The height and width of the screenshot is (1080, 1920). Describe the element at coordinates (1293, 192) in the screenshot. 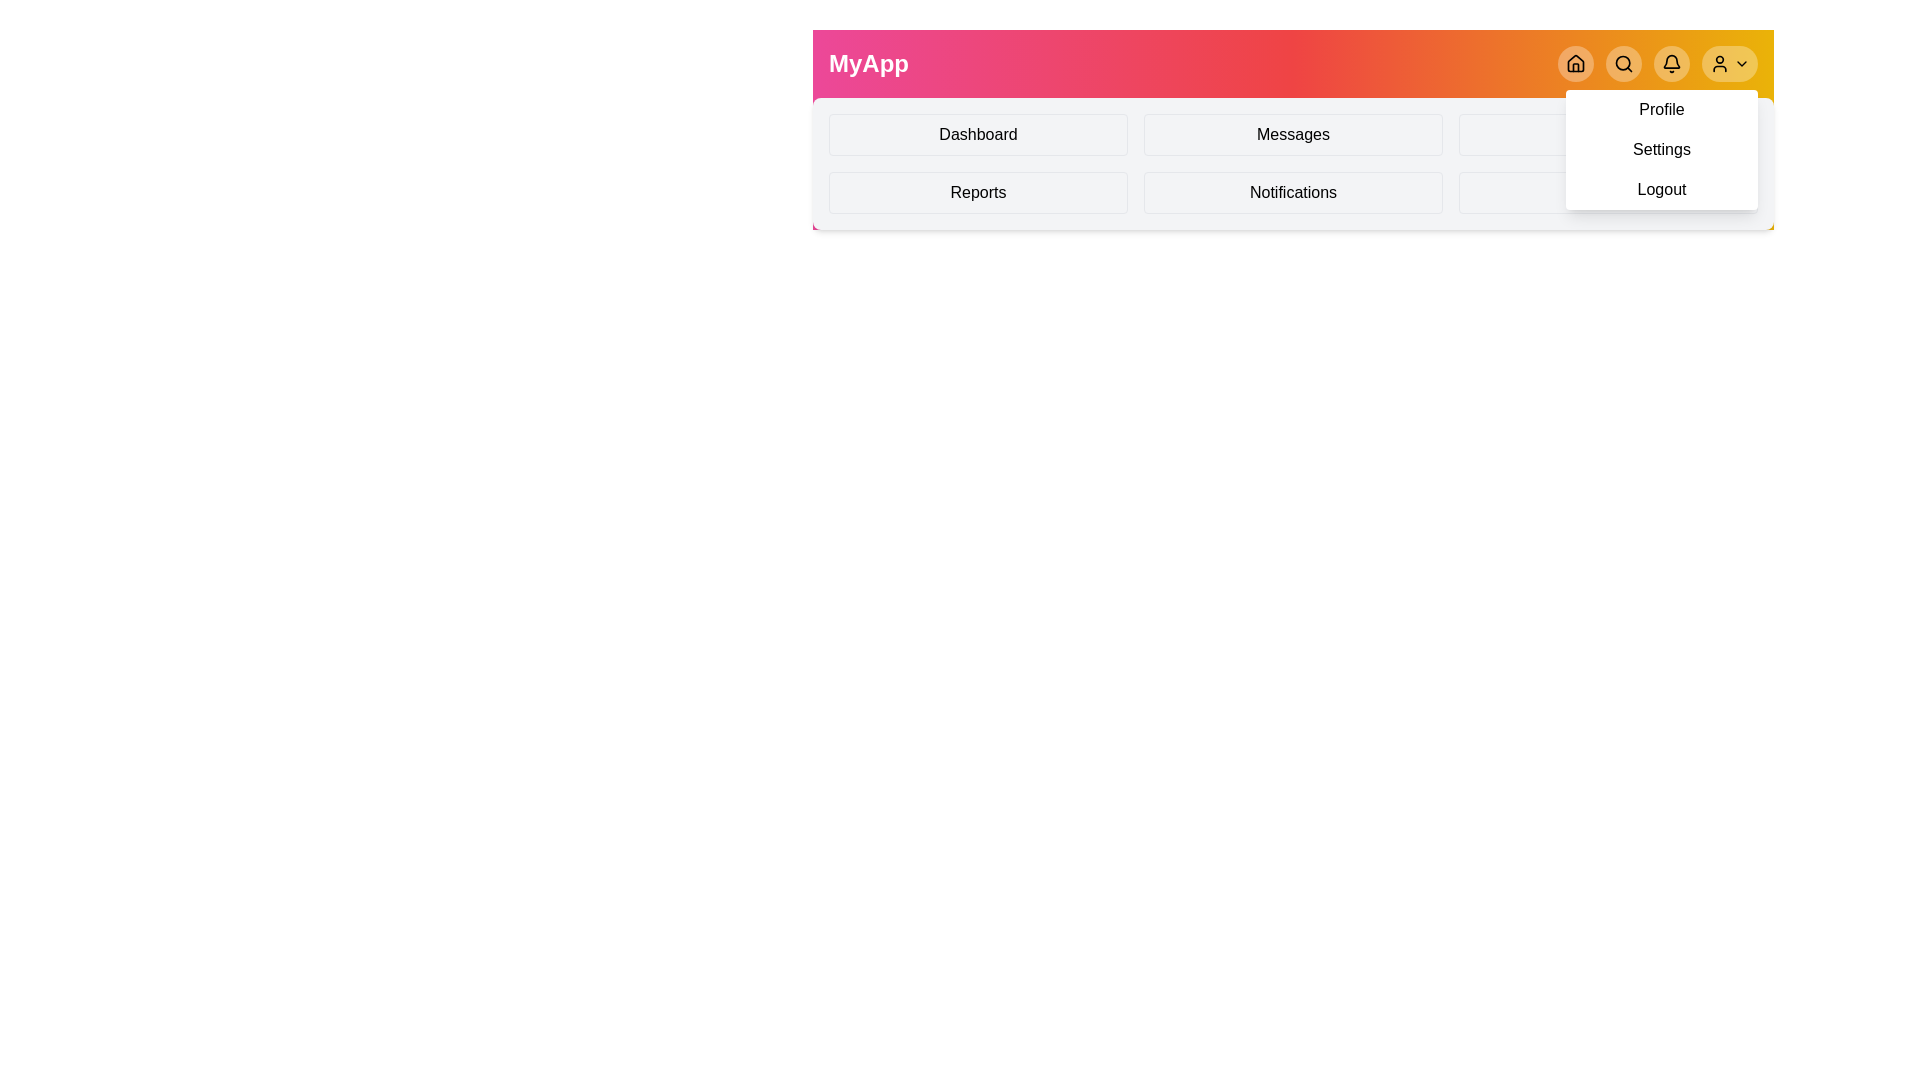

I see `the Notifications menu item` at that location.